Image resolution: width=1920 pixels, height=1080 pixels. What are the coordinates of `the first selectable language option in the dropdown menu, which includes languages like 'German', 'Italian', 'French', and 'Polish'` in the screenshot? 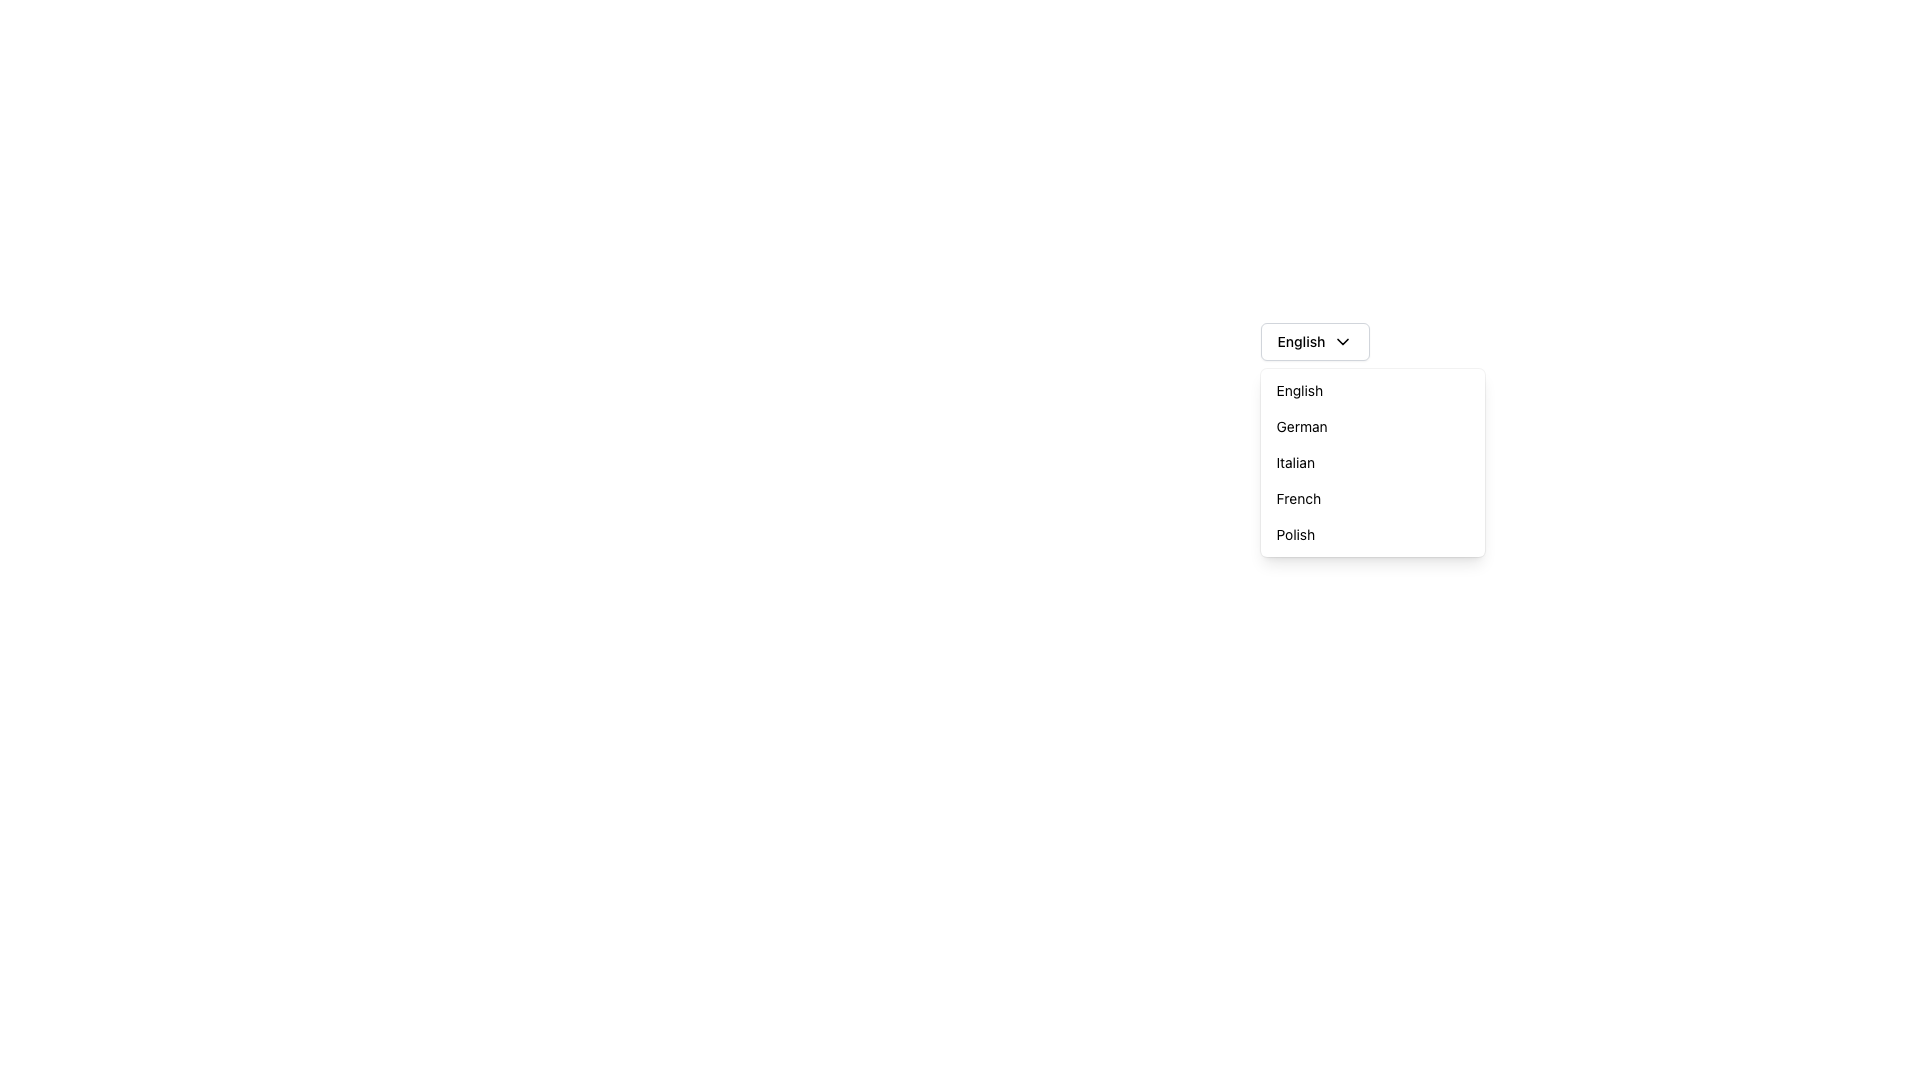 It's located at (1371, 390).